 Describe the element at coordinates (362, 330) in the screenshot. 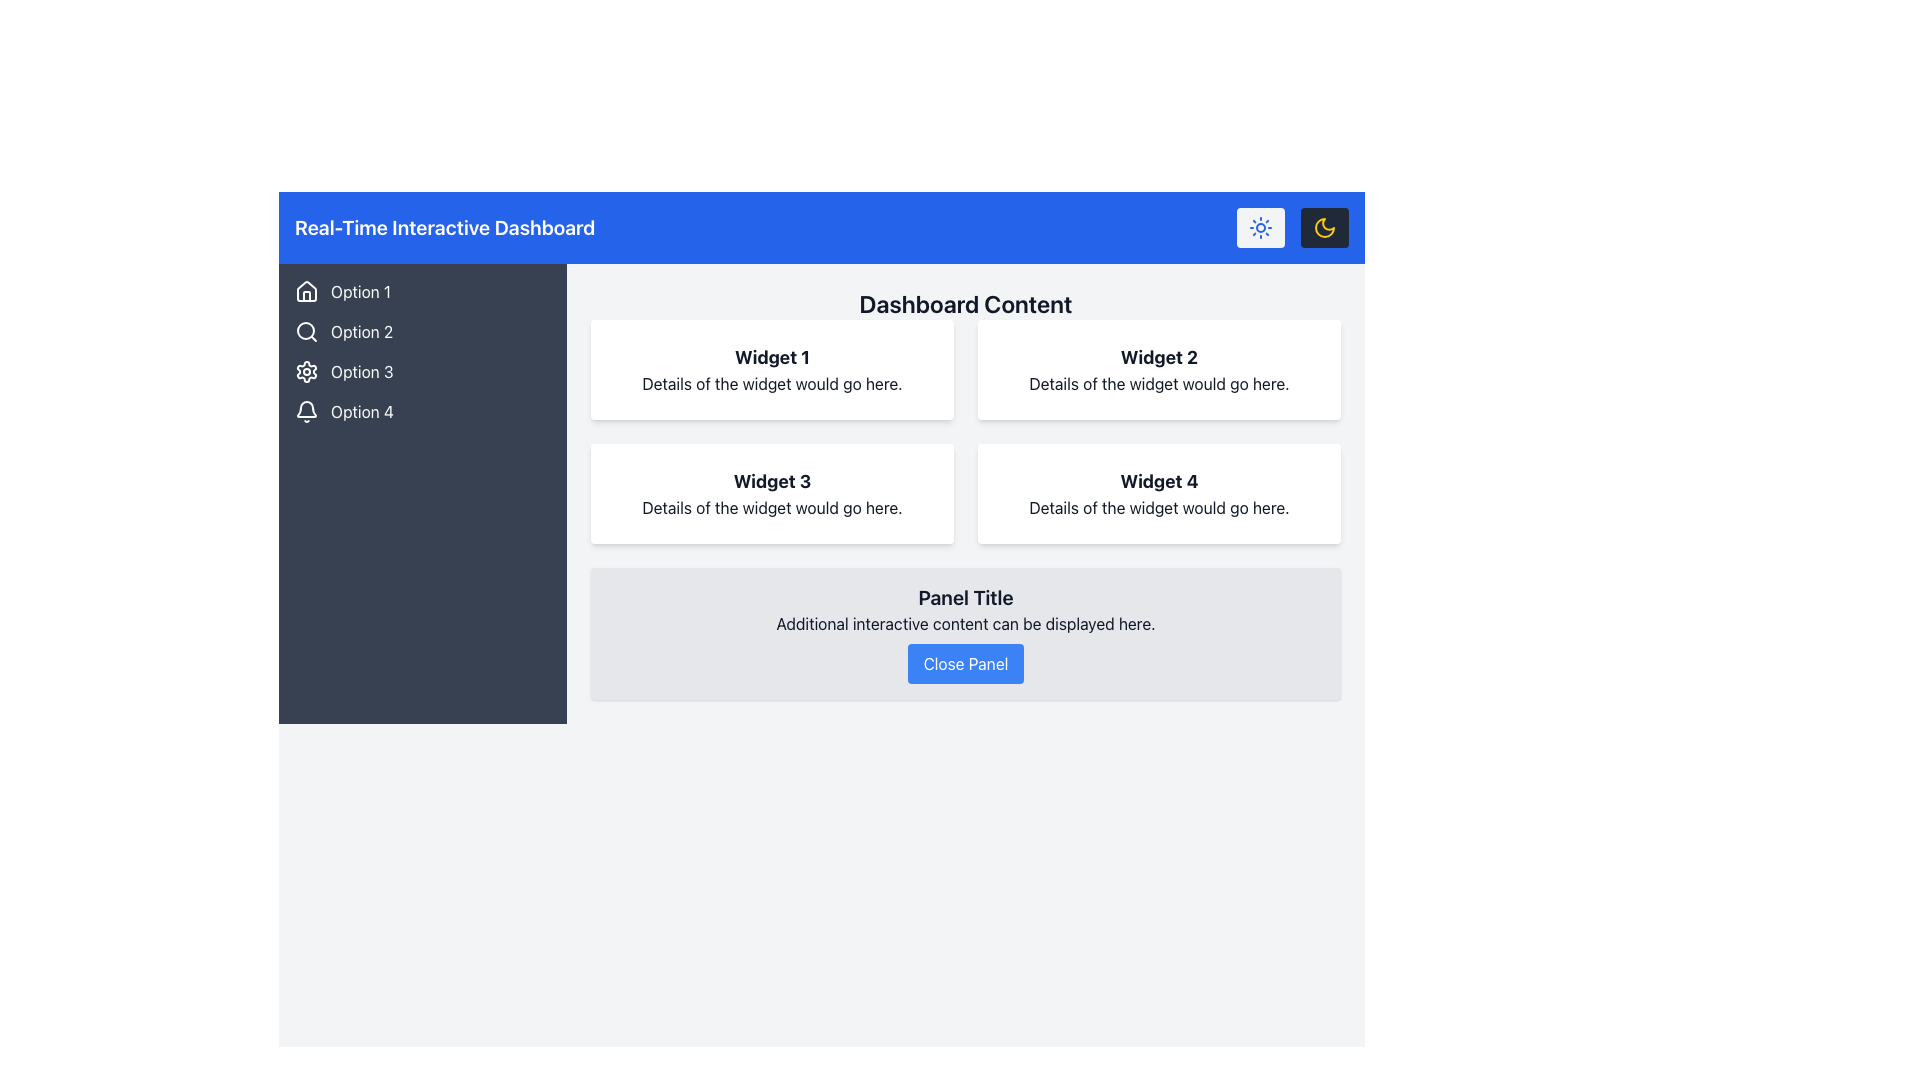

I see `the text label displaying 'Option 2' in the vertical navigation bar` at that location.